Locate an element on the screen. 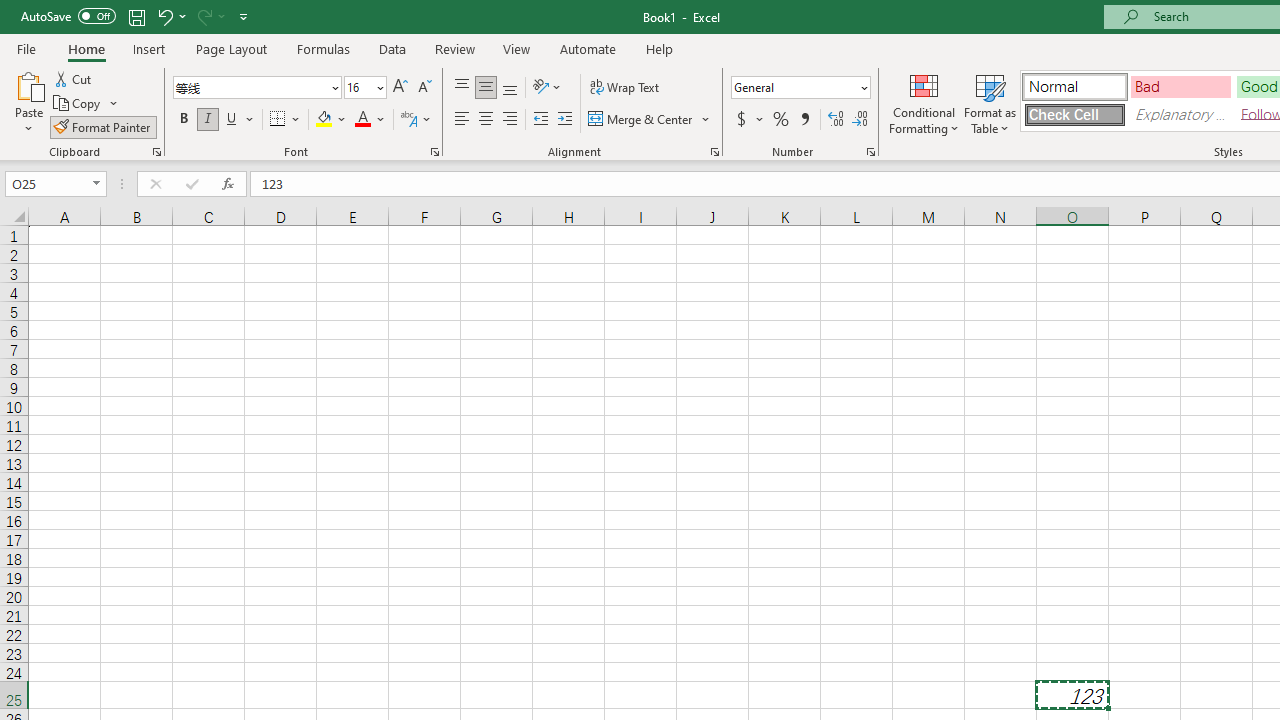 This screenshot has width=1280, height=720. 'Number Format' is located at coordinates (800, 86).